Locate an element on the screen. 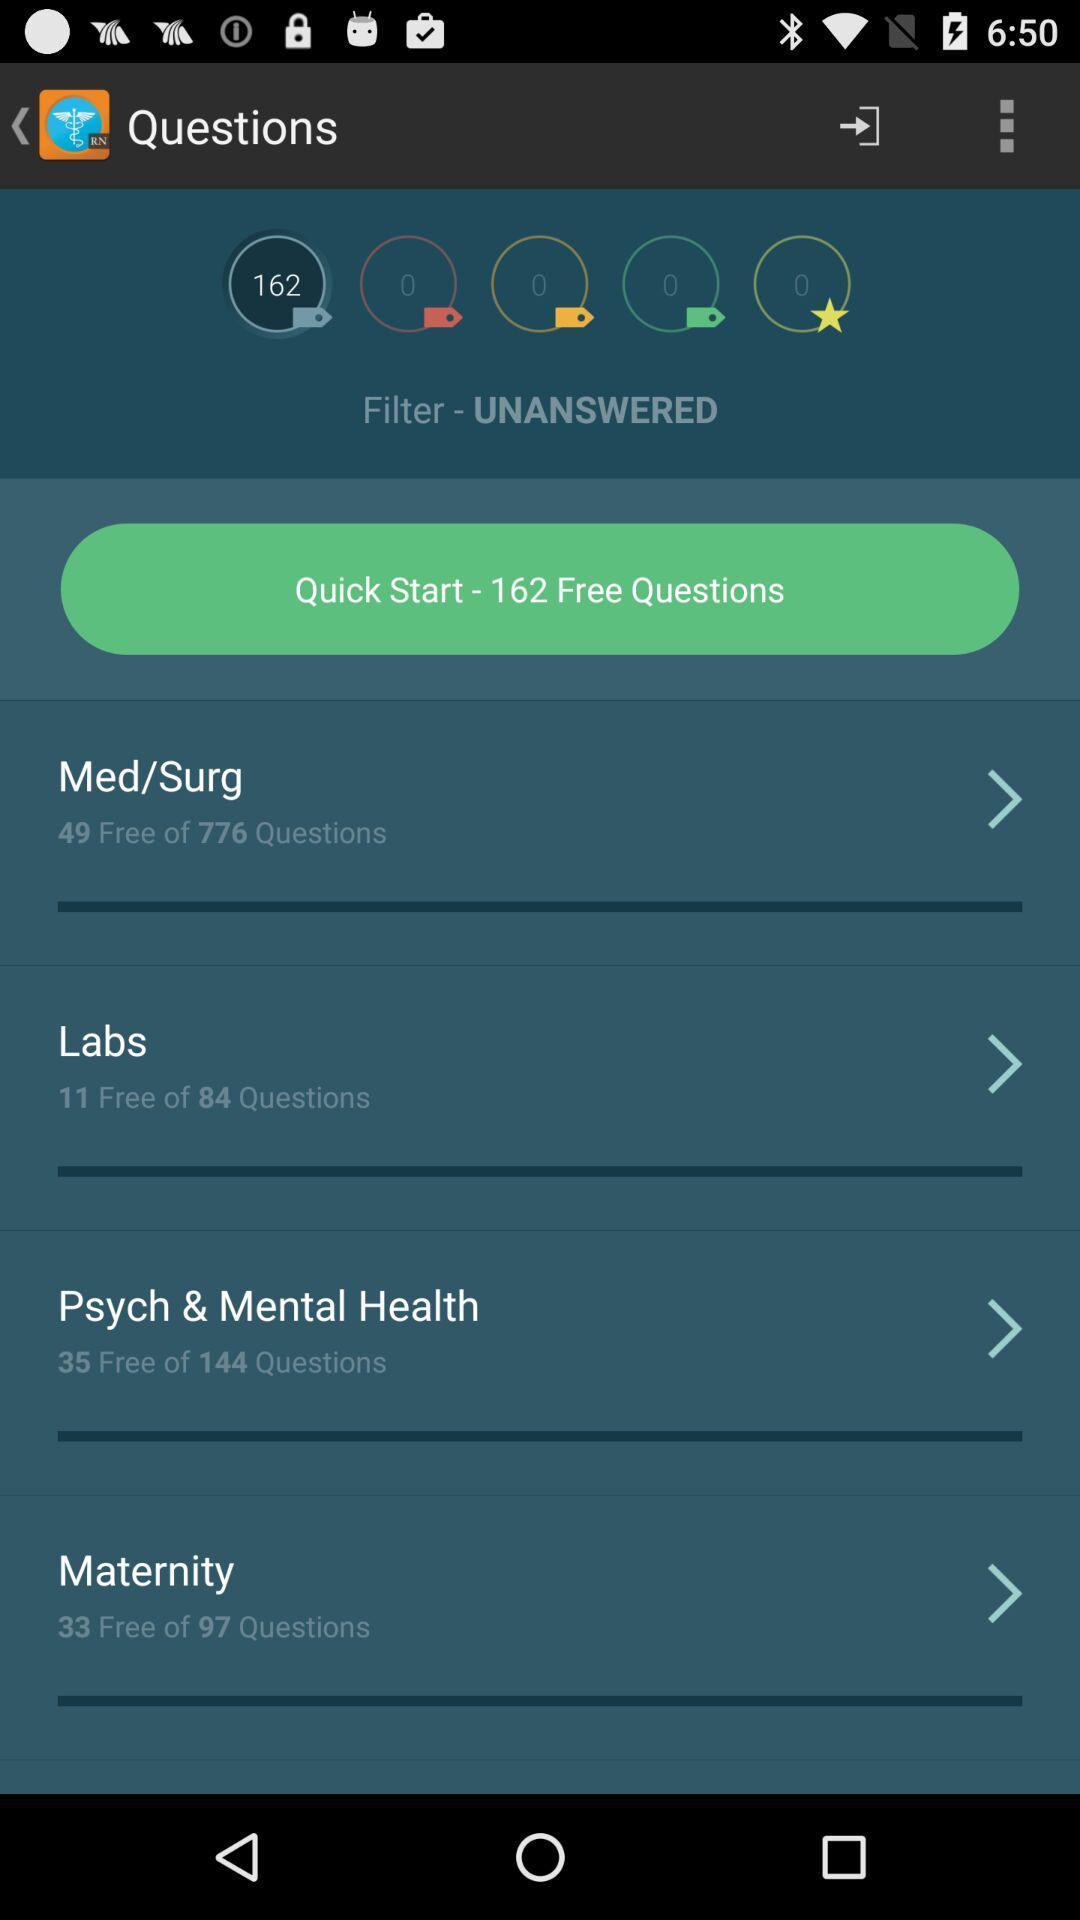 This screenshot has height=1920, width=1080. more questions is located at coordinates (538, 282).